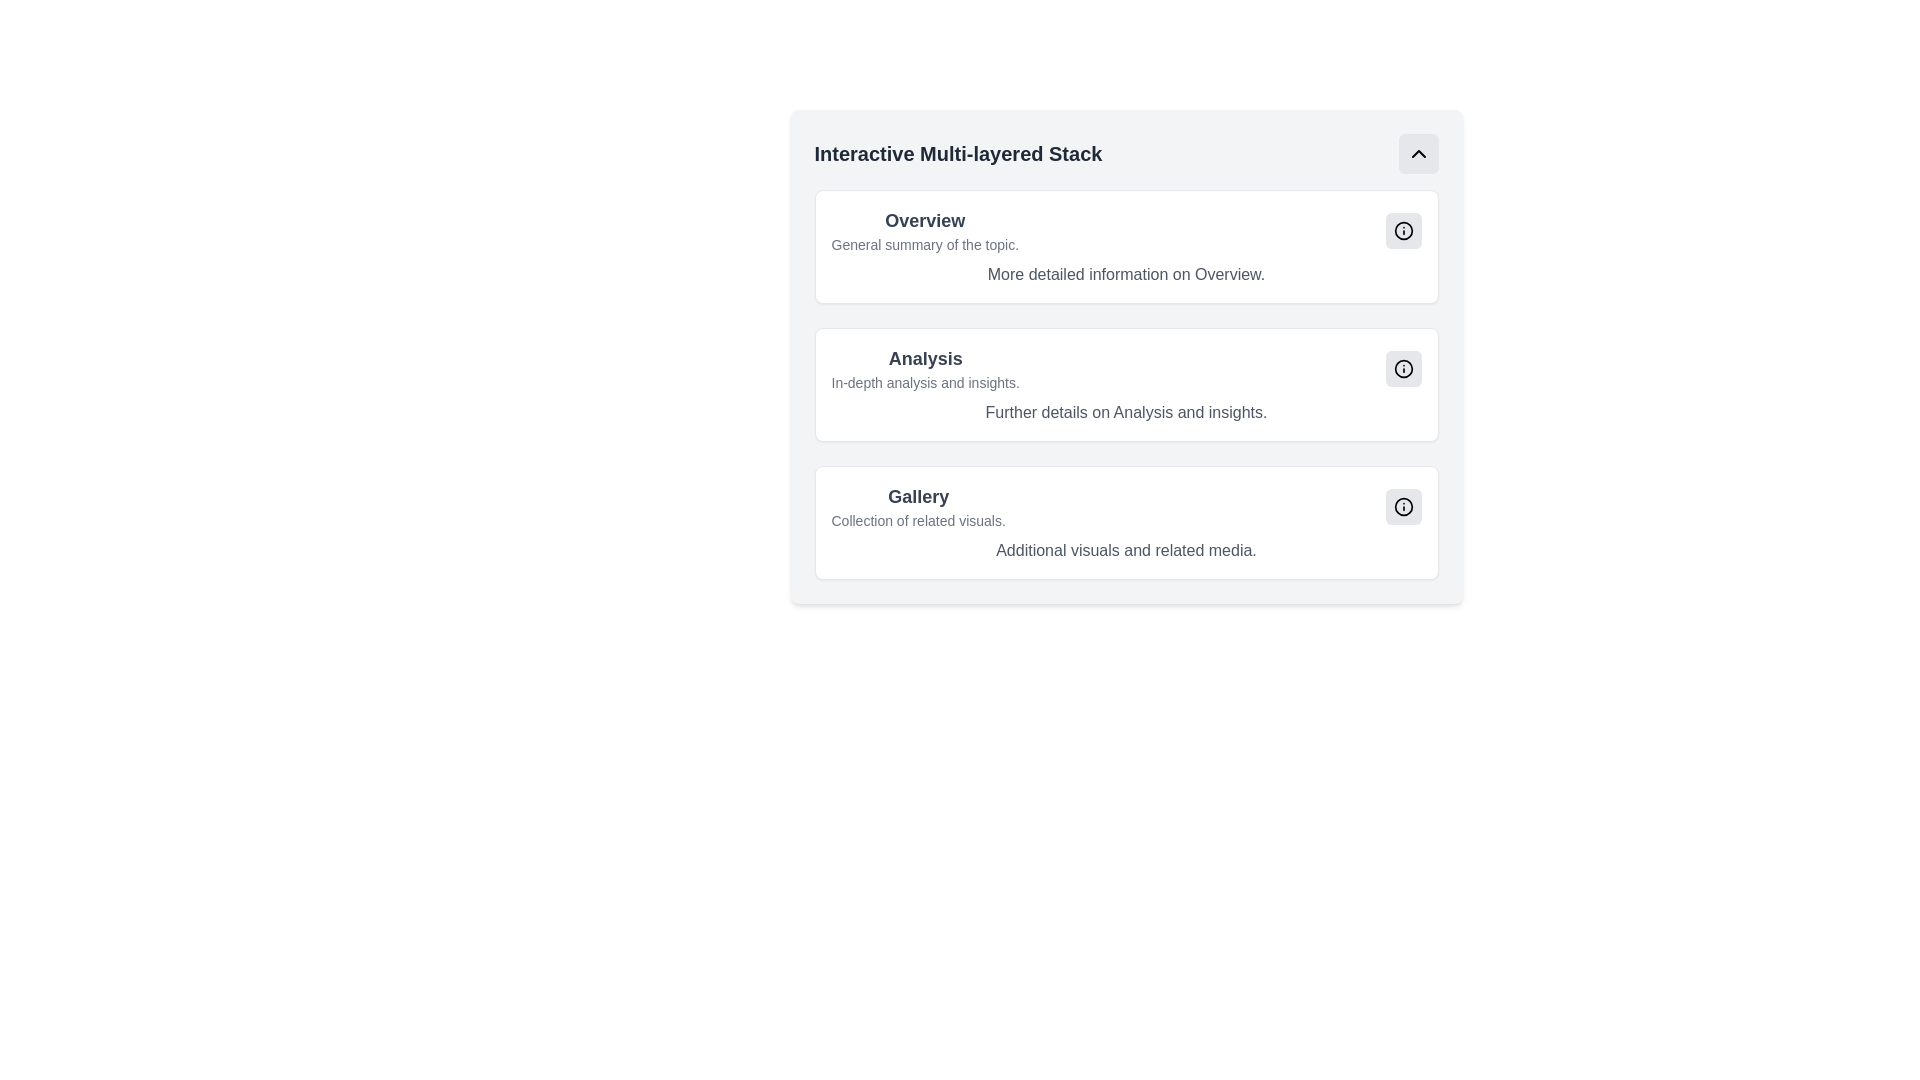 This screenshot has width=1920, height=1080. I want to click on the circular graphical component that represents an information symbol within the 'Gallery' section of the interface, so click(1402, 505).